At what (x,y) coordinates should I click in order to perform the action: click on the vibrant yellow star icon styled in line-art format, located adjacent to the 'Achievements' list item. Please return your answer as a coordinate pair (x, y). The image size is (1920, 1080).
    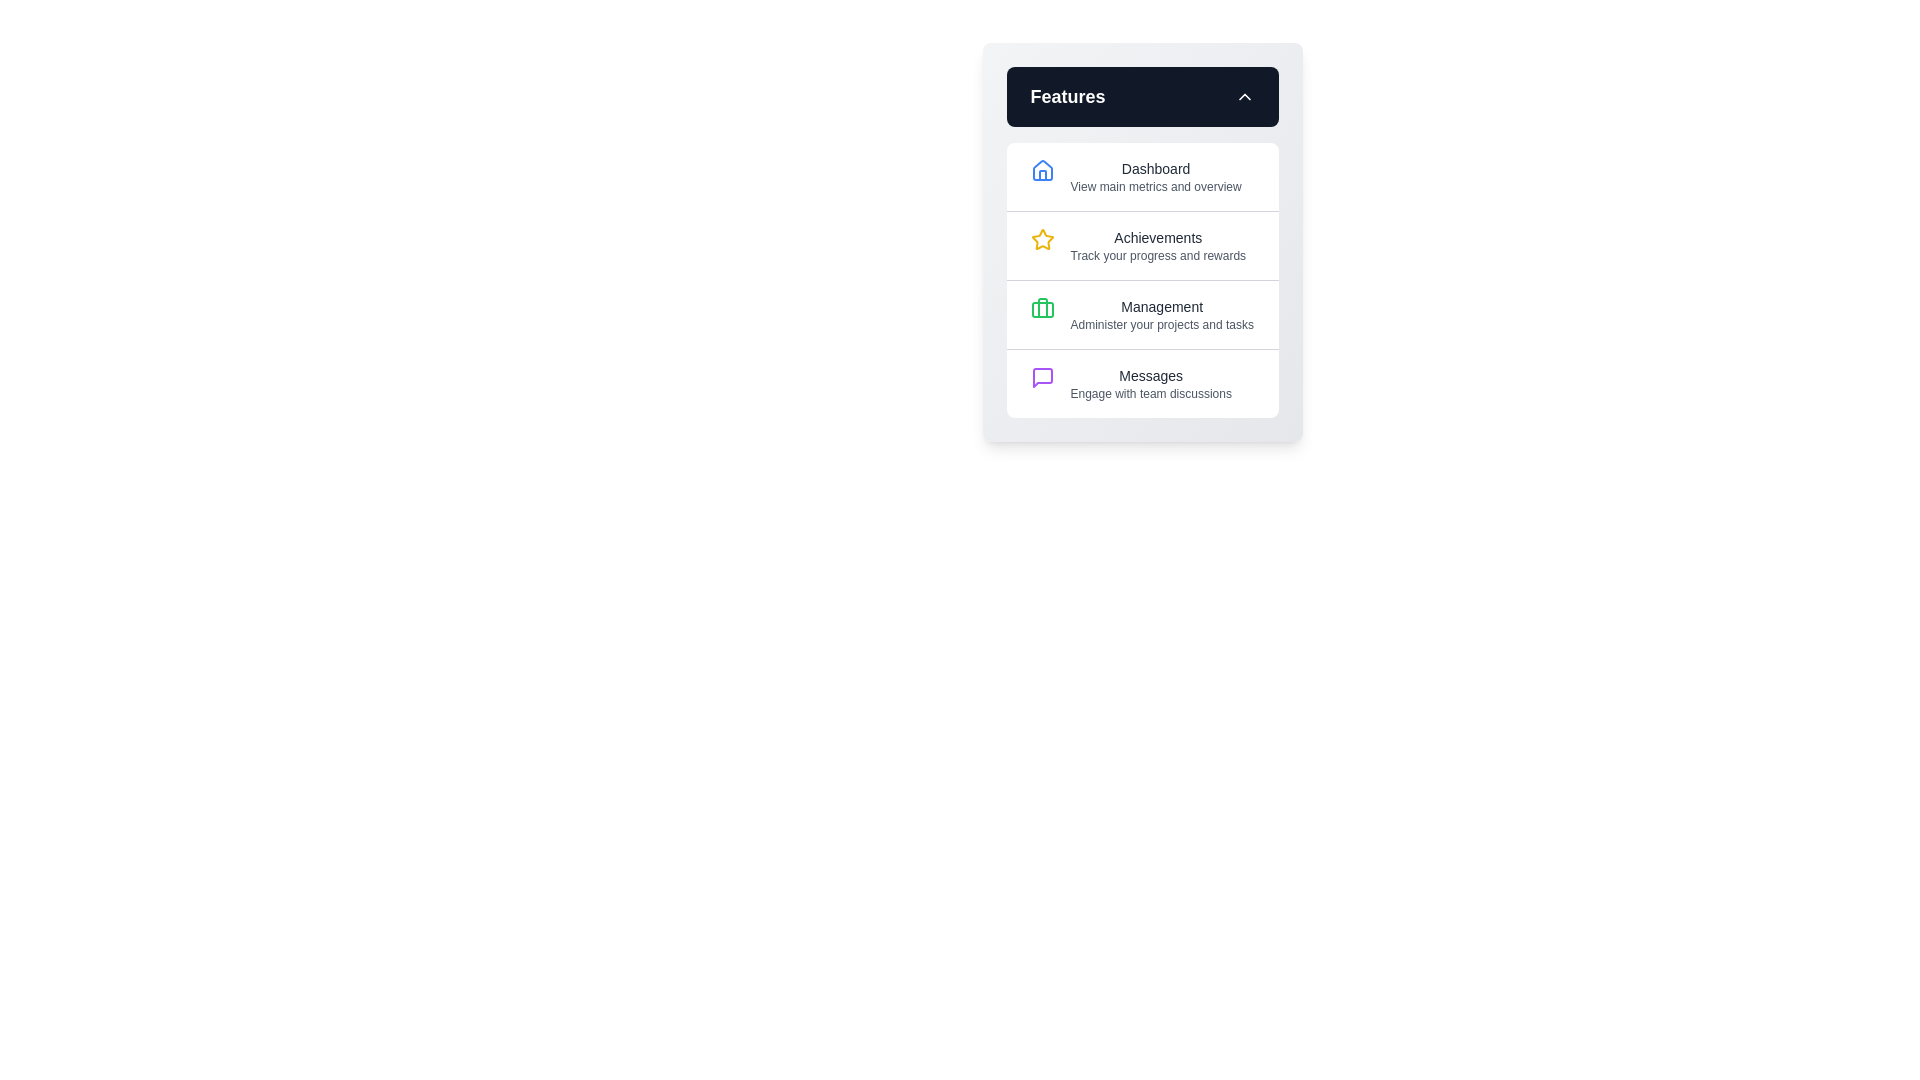
    Looking at the image, I should click on (1041, 238).